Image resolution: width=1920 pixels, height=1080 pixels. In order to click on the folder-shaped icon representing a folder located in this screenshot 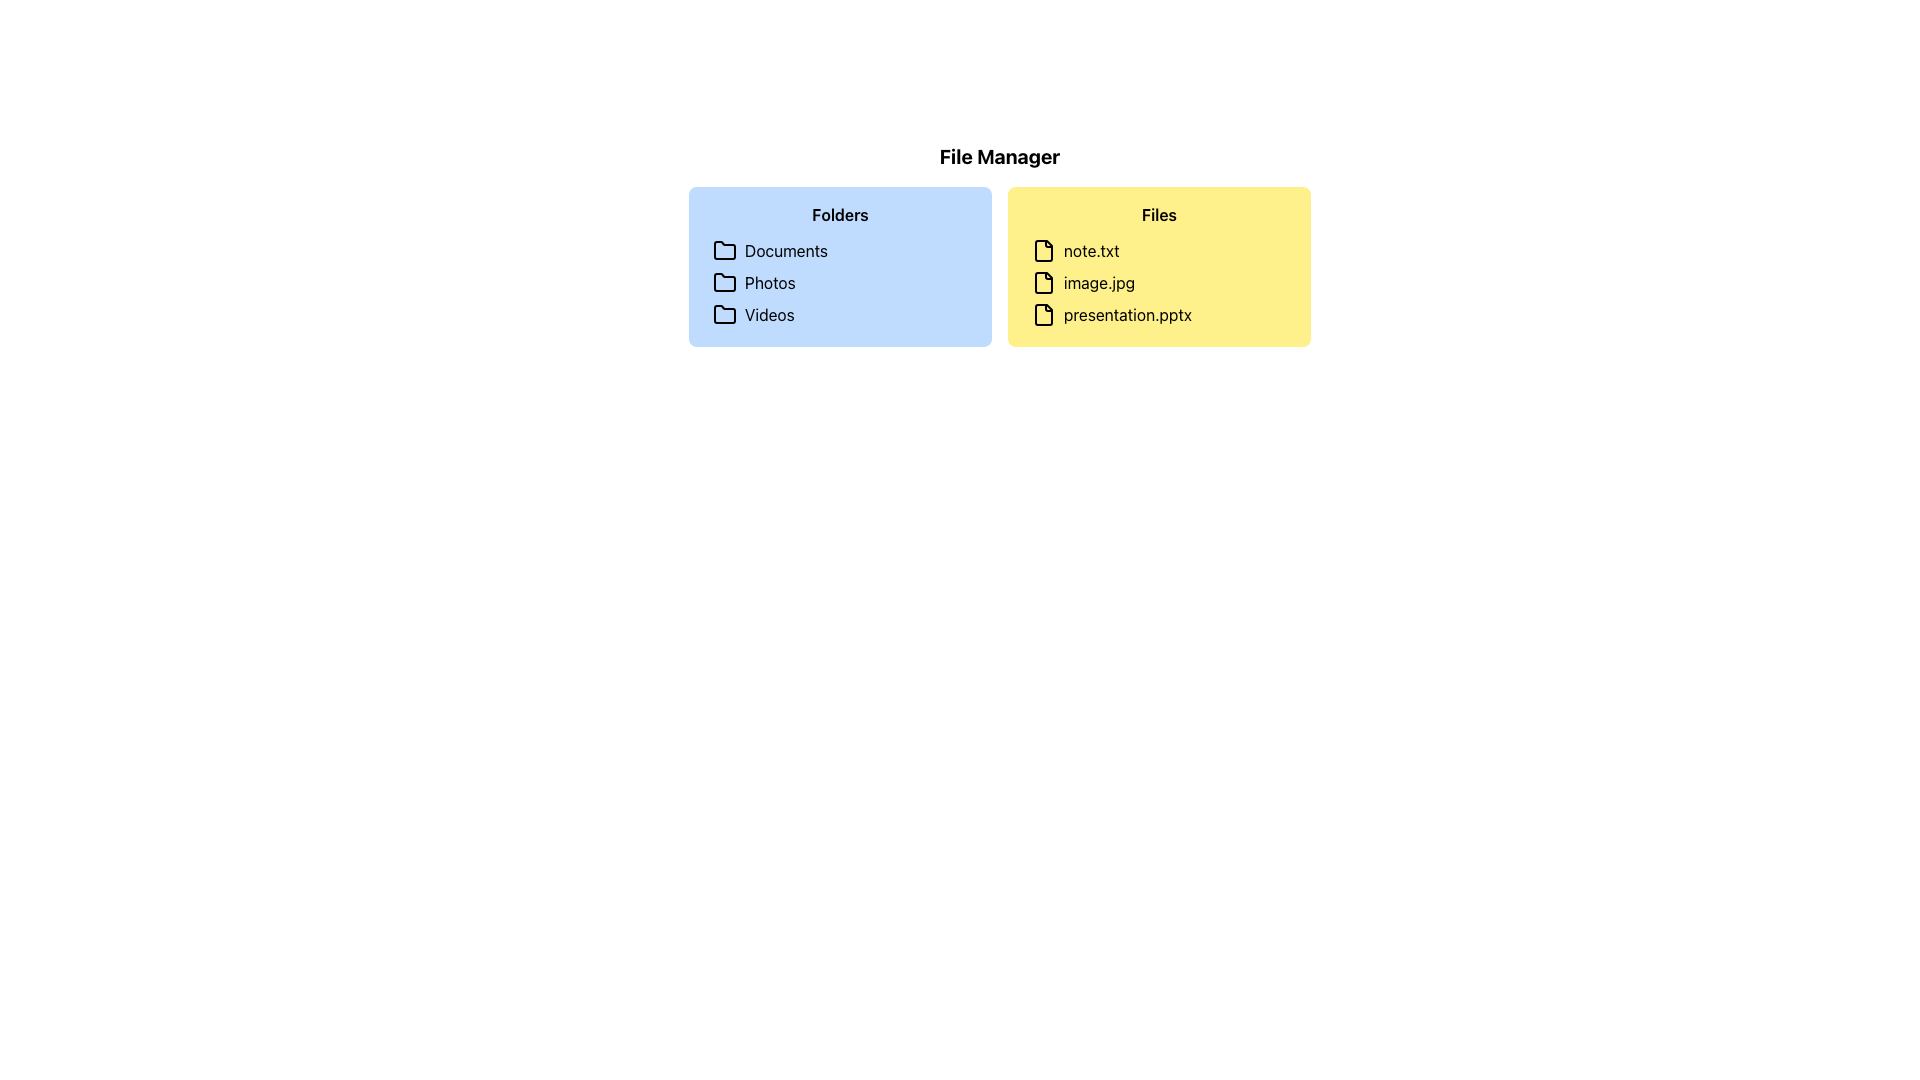, I will do `click(723, 282)`.